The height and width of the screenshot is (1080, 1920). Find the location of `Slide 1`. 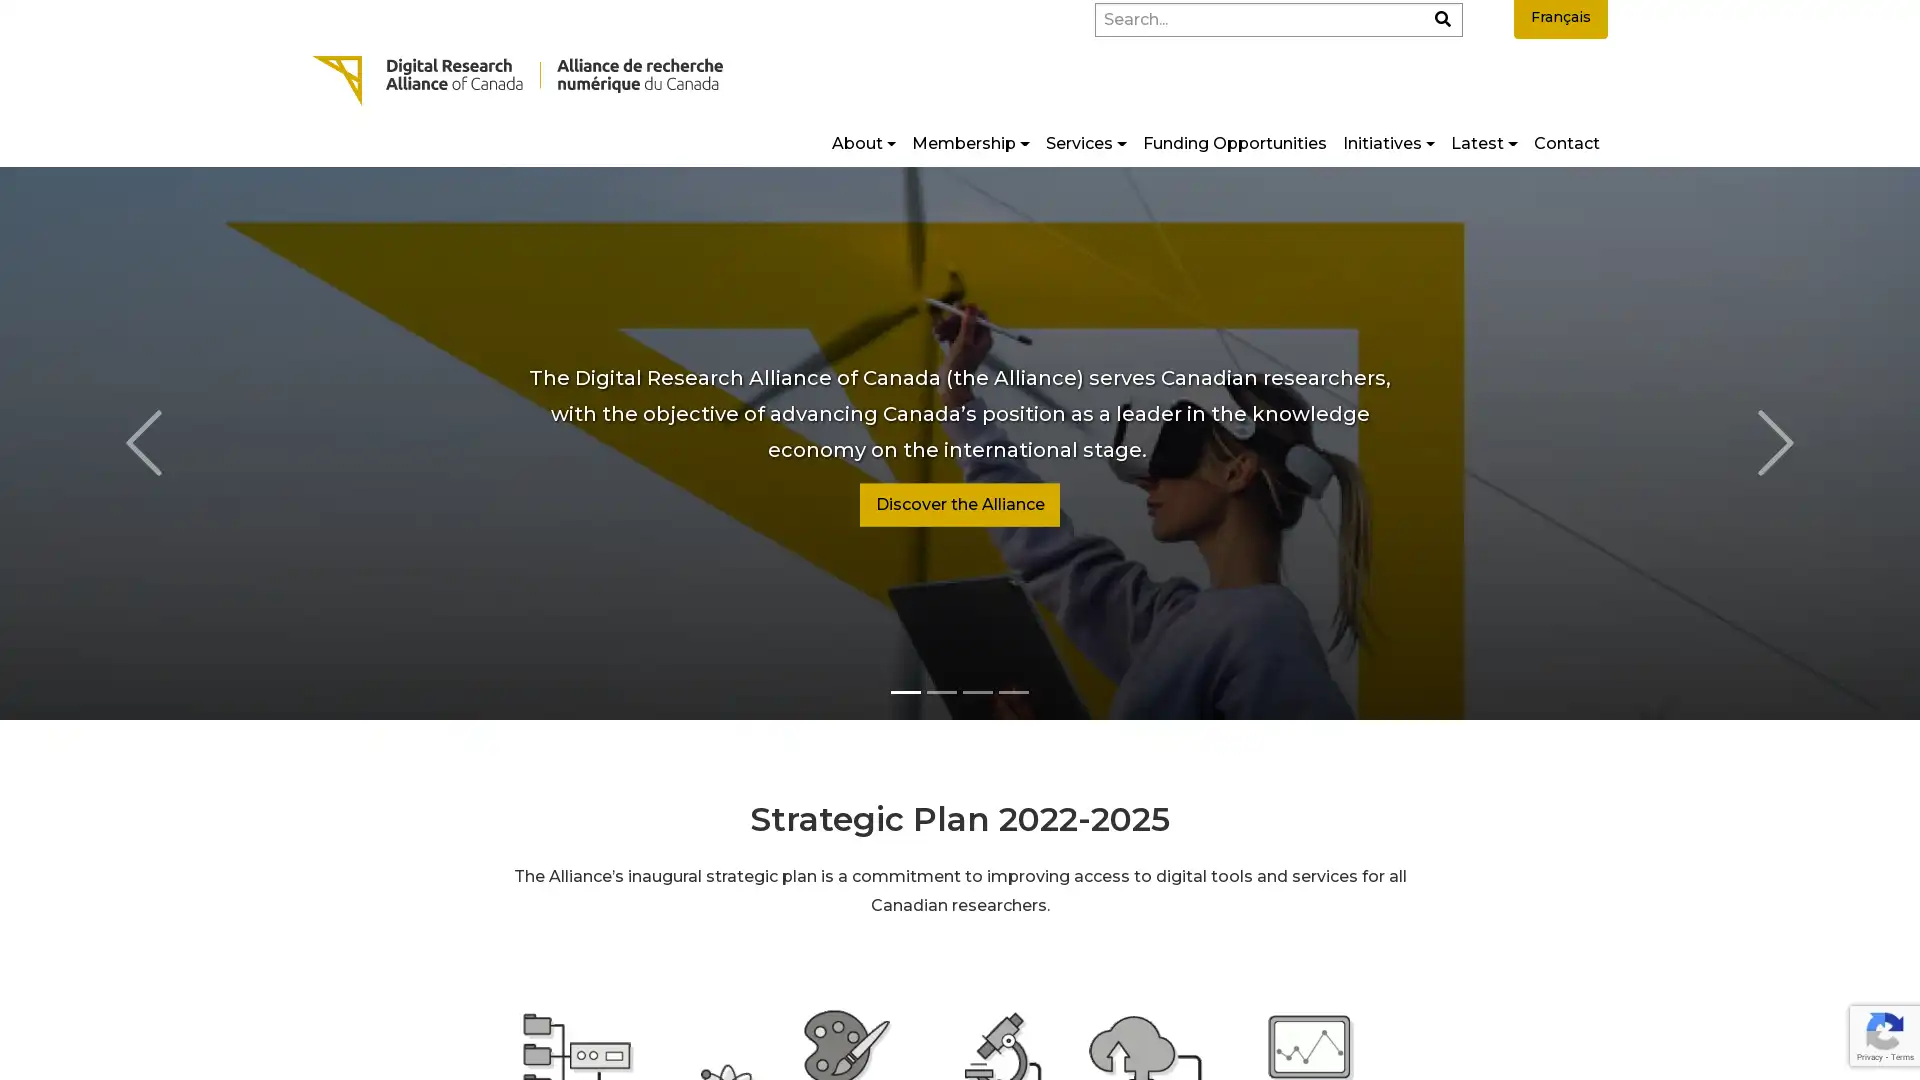

Slide 1 is located at coordinates (940, 690).